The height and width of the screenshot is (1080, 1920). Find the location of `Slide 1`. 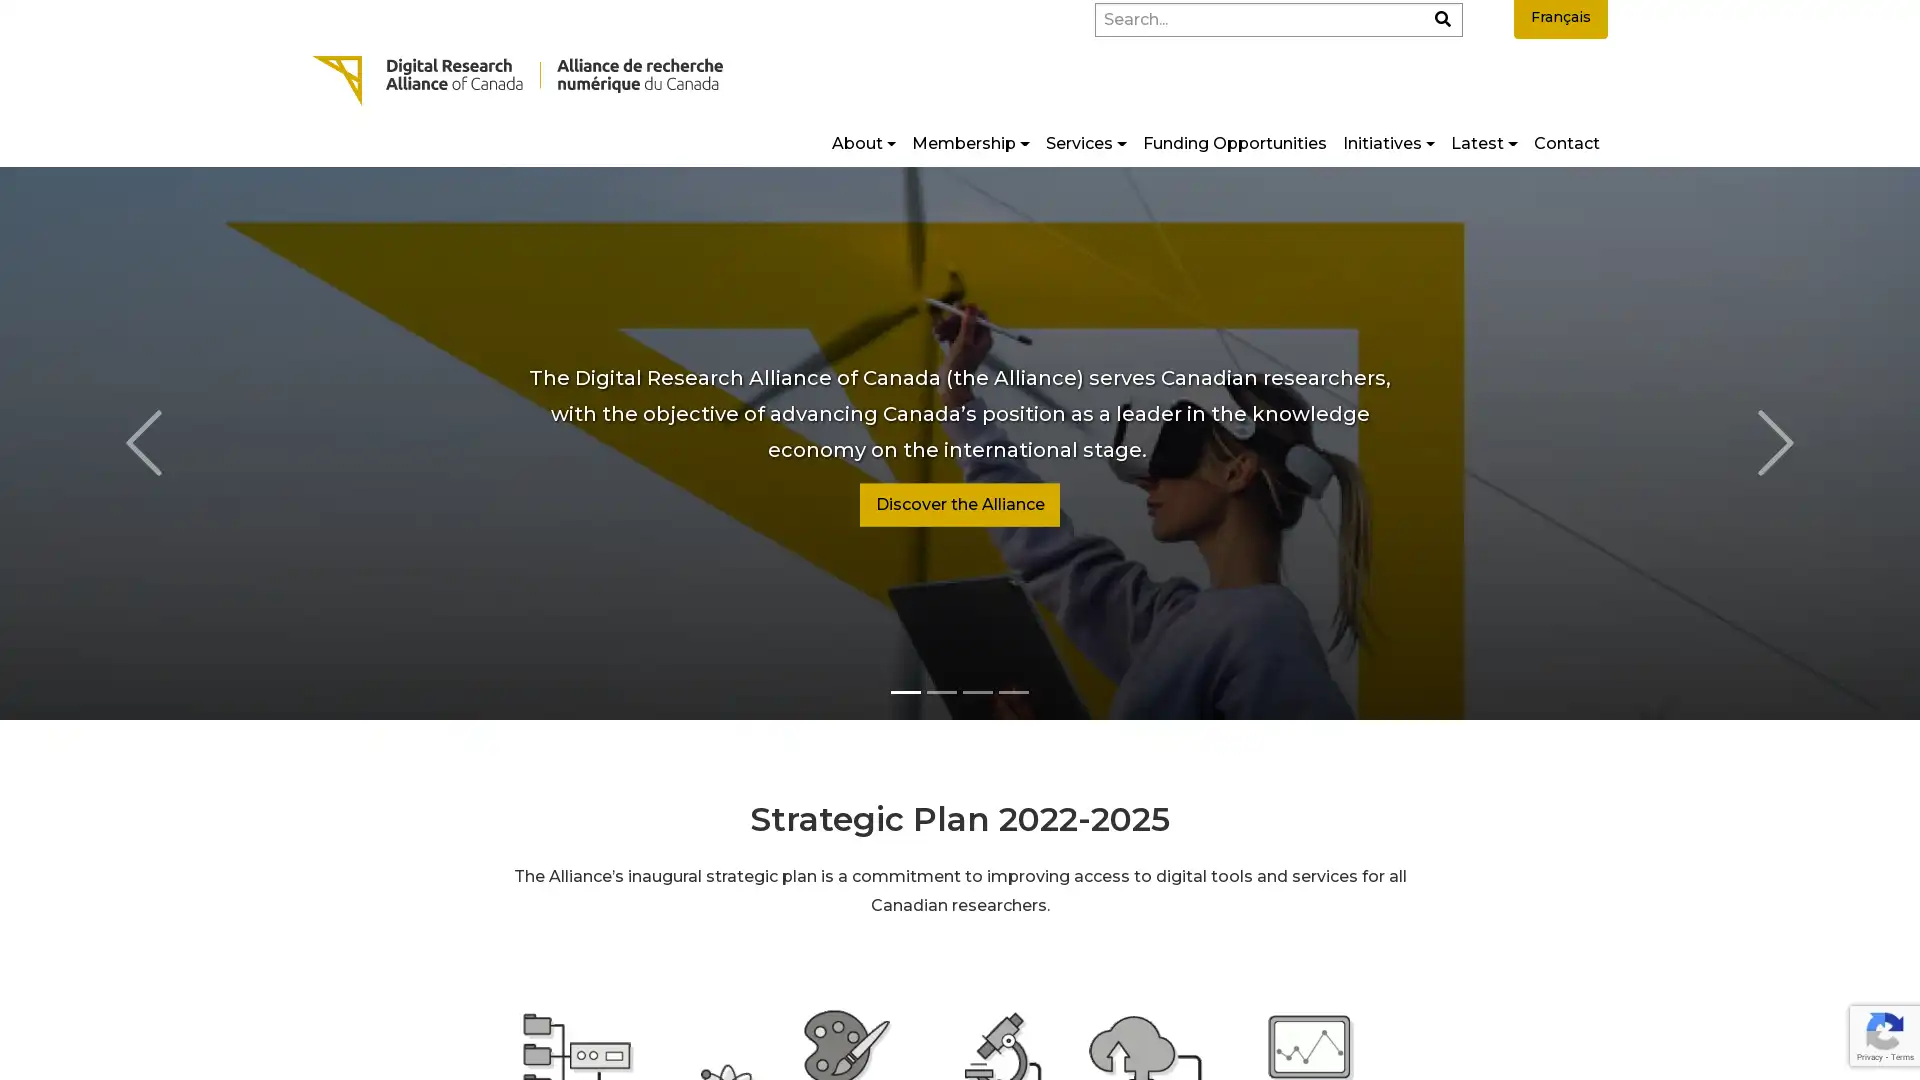

Slide 1 is located at coordinates (940, 690).